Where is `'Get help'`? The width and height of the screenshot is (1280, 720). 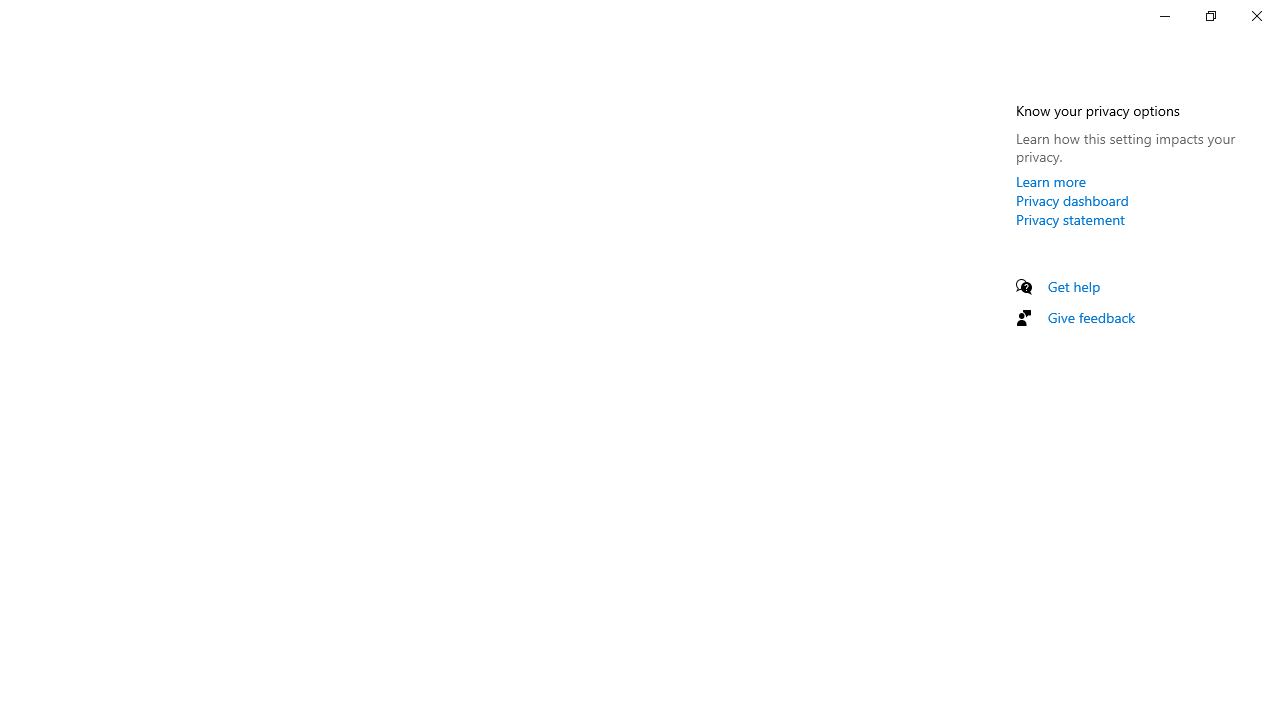 'Get help' is located at coordinates (1073, 286).